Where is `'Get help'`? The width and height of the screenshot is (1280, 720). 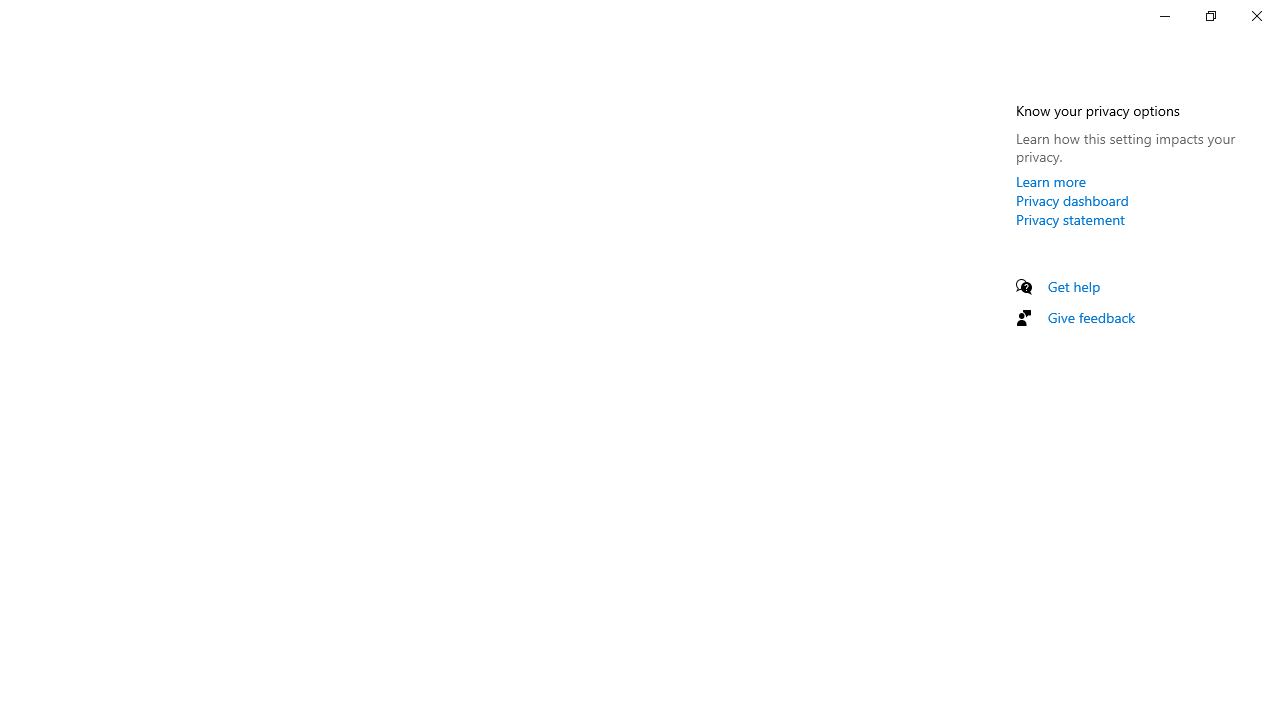 'Get help' is located at coordinates (1073, 286).